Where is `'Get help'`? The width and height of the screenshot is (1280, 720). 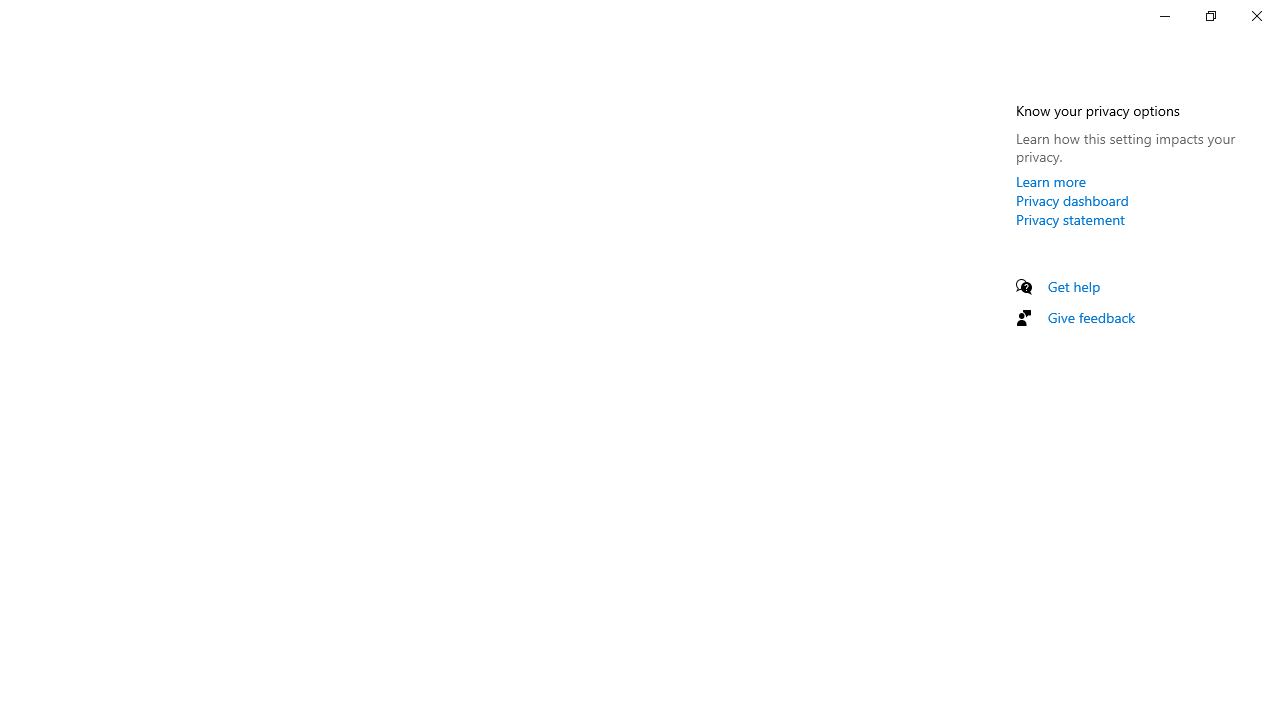 'Get help' is located at coordinates (1073, 286).